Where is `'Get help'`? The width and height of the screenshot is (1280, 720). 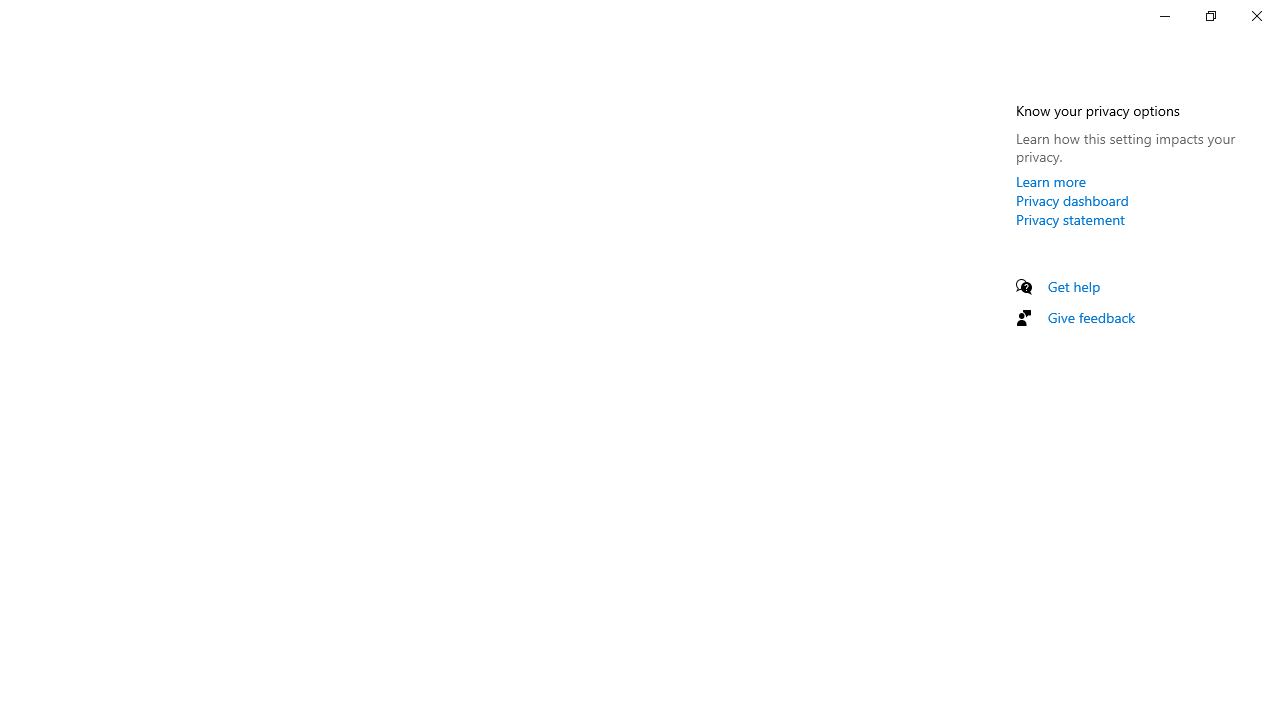 'Get help' is located at coordinates (1073, 286).